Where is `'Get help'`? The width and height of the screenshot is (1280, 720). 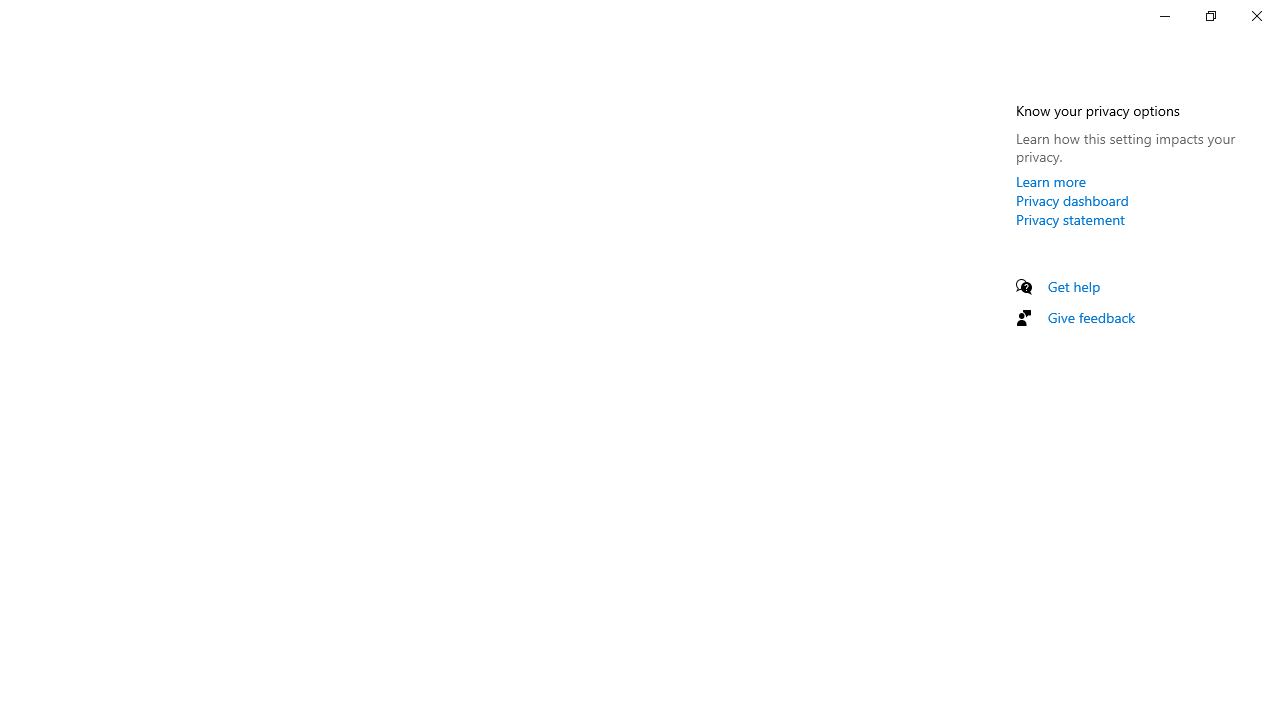 'Get help' is located at coordinates (1073, 286).